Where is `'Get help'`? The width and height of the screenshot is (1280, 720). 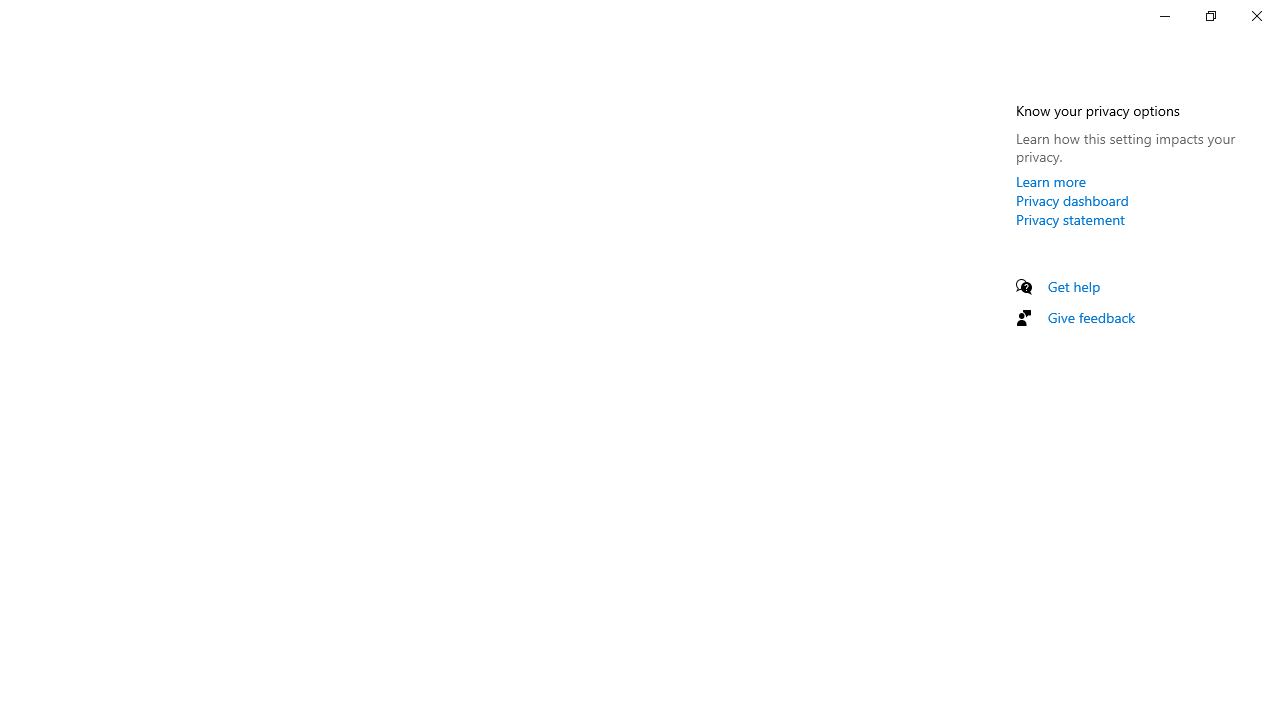 'Get help' is located at coordinates (1073, 286).